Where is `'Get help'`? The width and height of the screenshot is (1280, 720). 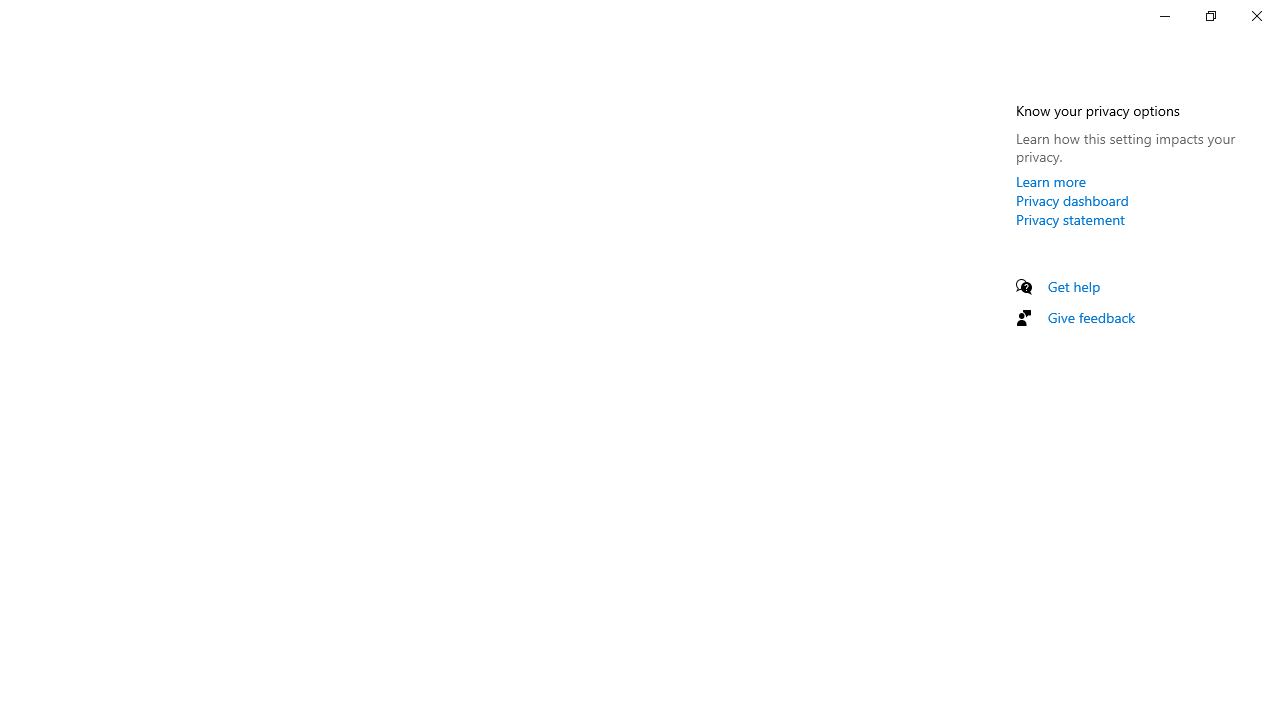 'Get help' is located at coordinates (1073, 286).